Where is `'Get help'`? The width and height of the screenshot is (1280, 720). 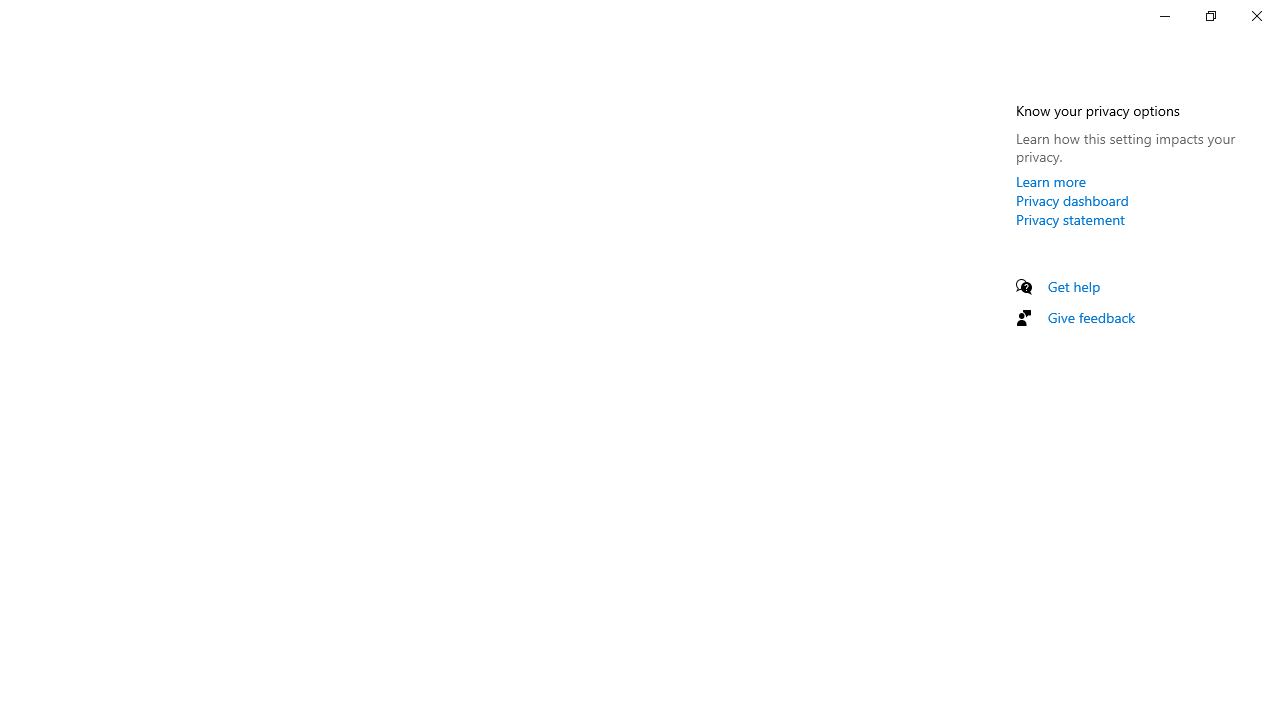 'Get help' is located at coordinates (1073, 286).